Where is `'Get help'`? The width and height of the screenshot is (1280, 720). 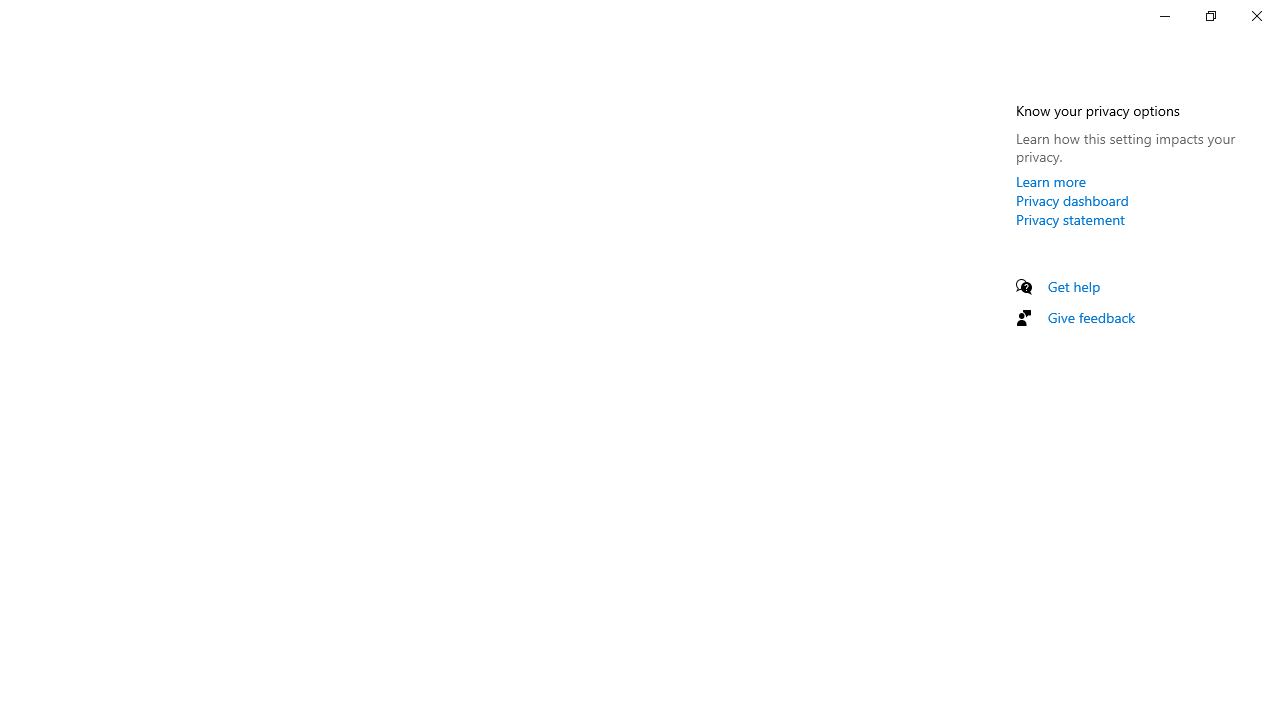 'Get help' is located at coordinates (1073, 286).